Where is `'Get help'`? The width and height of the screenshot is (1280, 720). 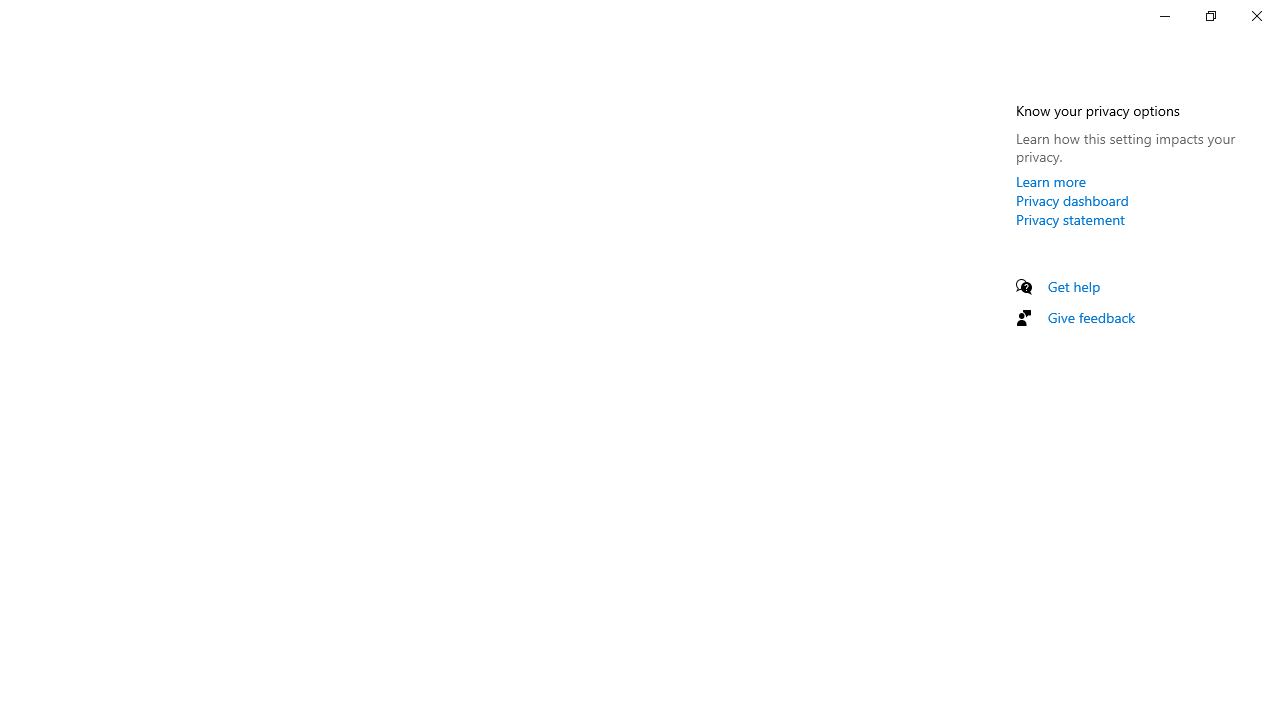 'Get help' is located at coordinates (1073, 286).